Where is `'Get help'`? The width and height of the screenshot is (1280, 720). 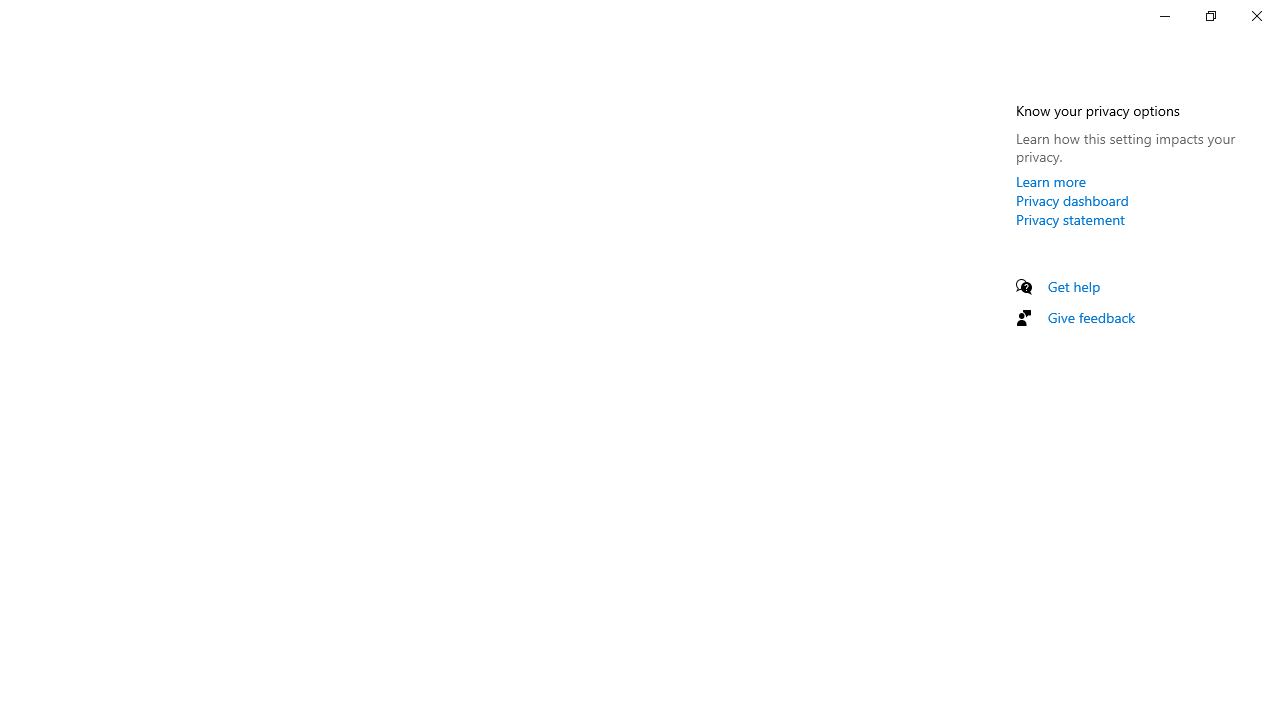 'Get help' is located at coordinates (1073, 286).